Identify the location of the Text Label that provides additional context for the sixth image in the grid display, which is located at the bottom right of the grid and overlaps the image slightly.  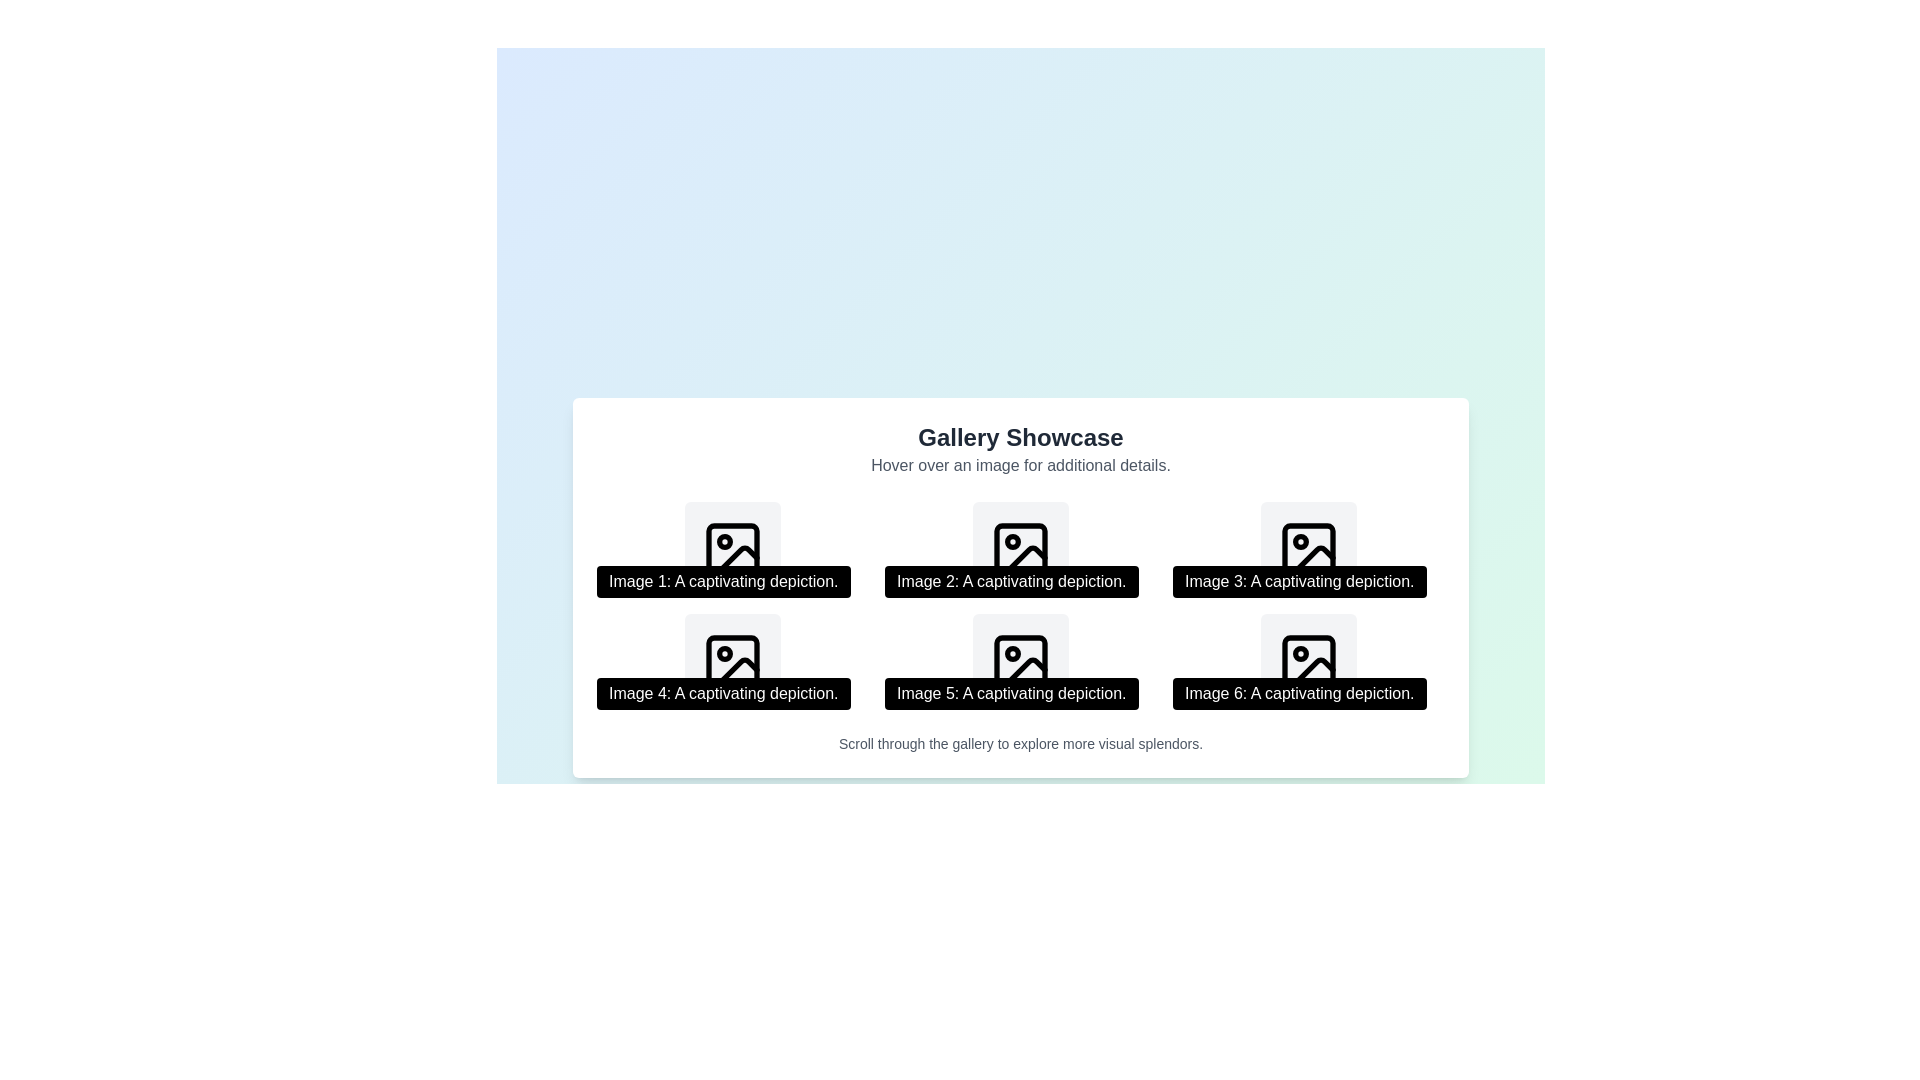
(1299, 693).